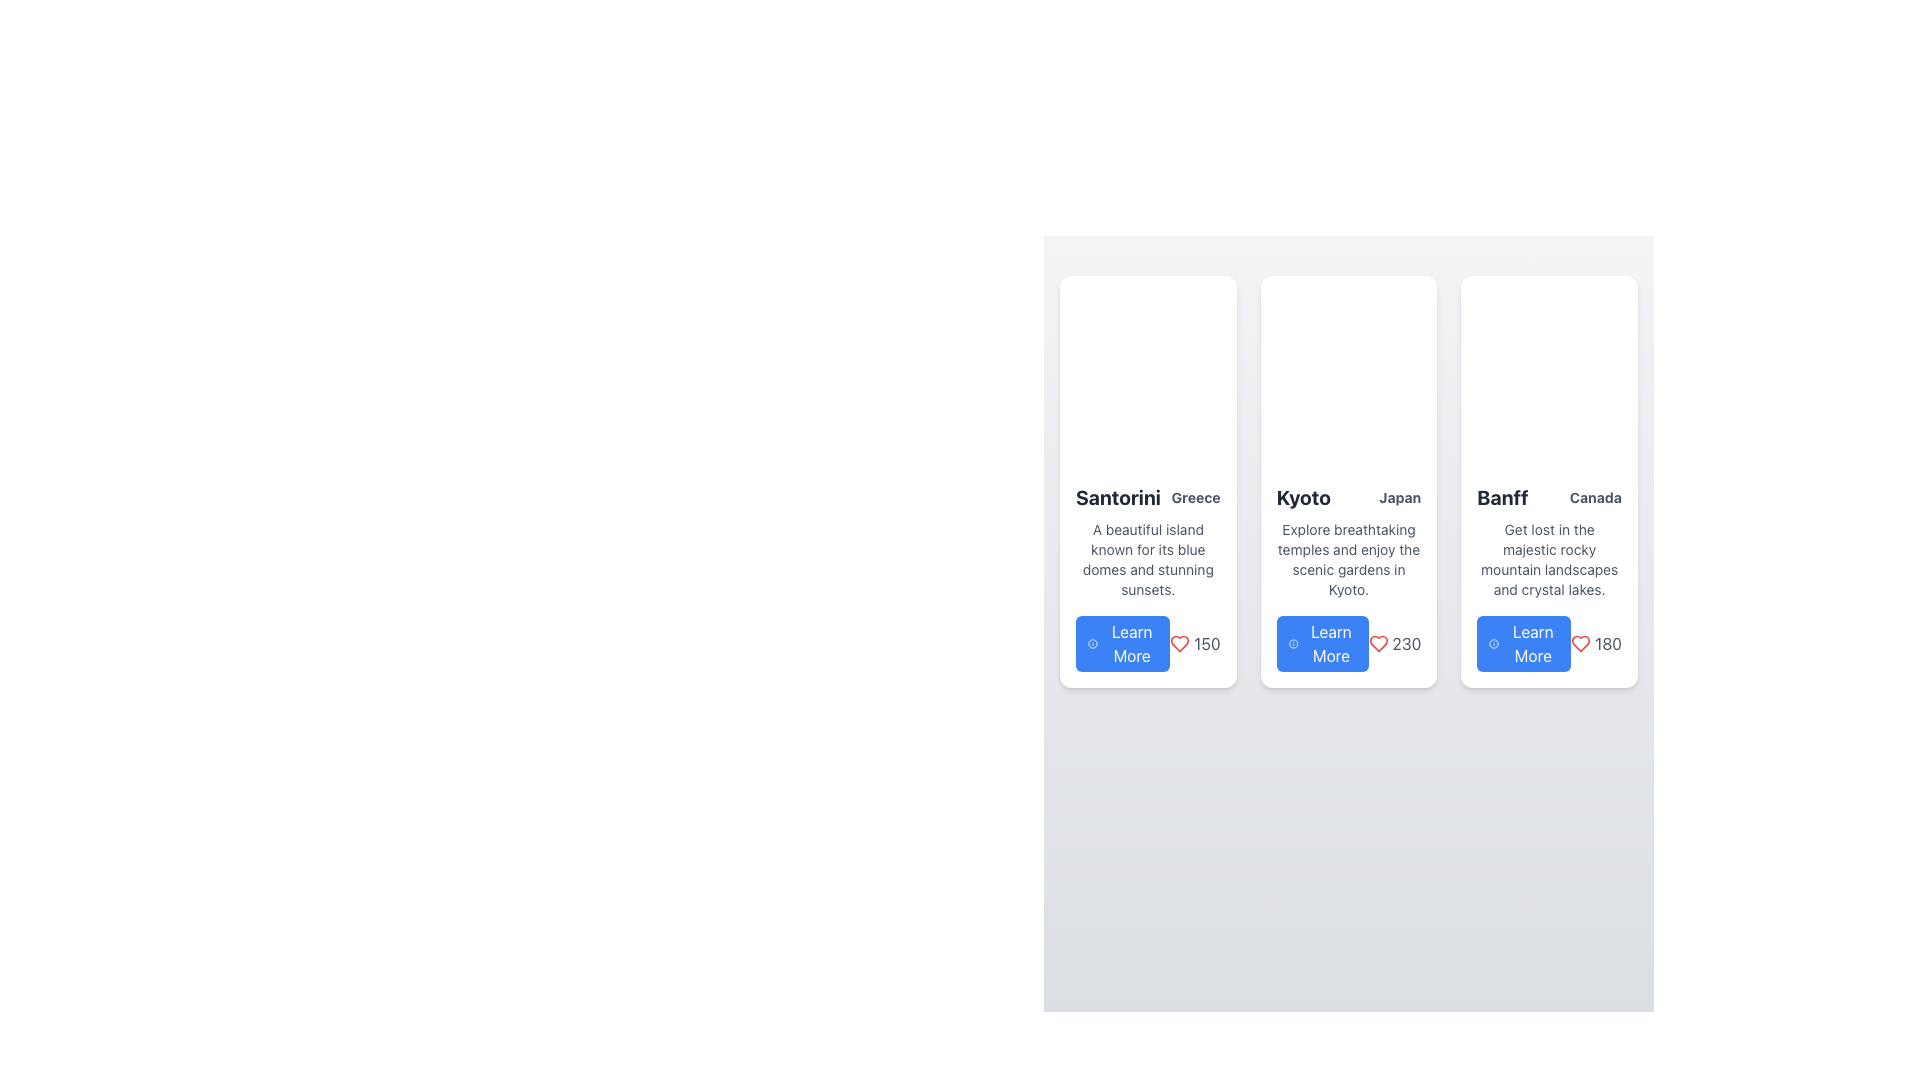 The height and width of the screenshot is (1080, 1920). Describe the element at coordinates (1377, 644) in the screenshot. I see `the heart icon styled in red, located to the right of the number '230' in the second card titled 'Kyoto Japan'` at that location.